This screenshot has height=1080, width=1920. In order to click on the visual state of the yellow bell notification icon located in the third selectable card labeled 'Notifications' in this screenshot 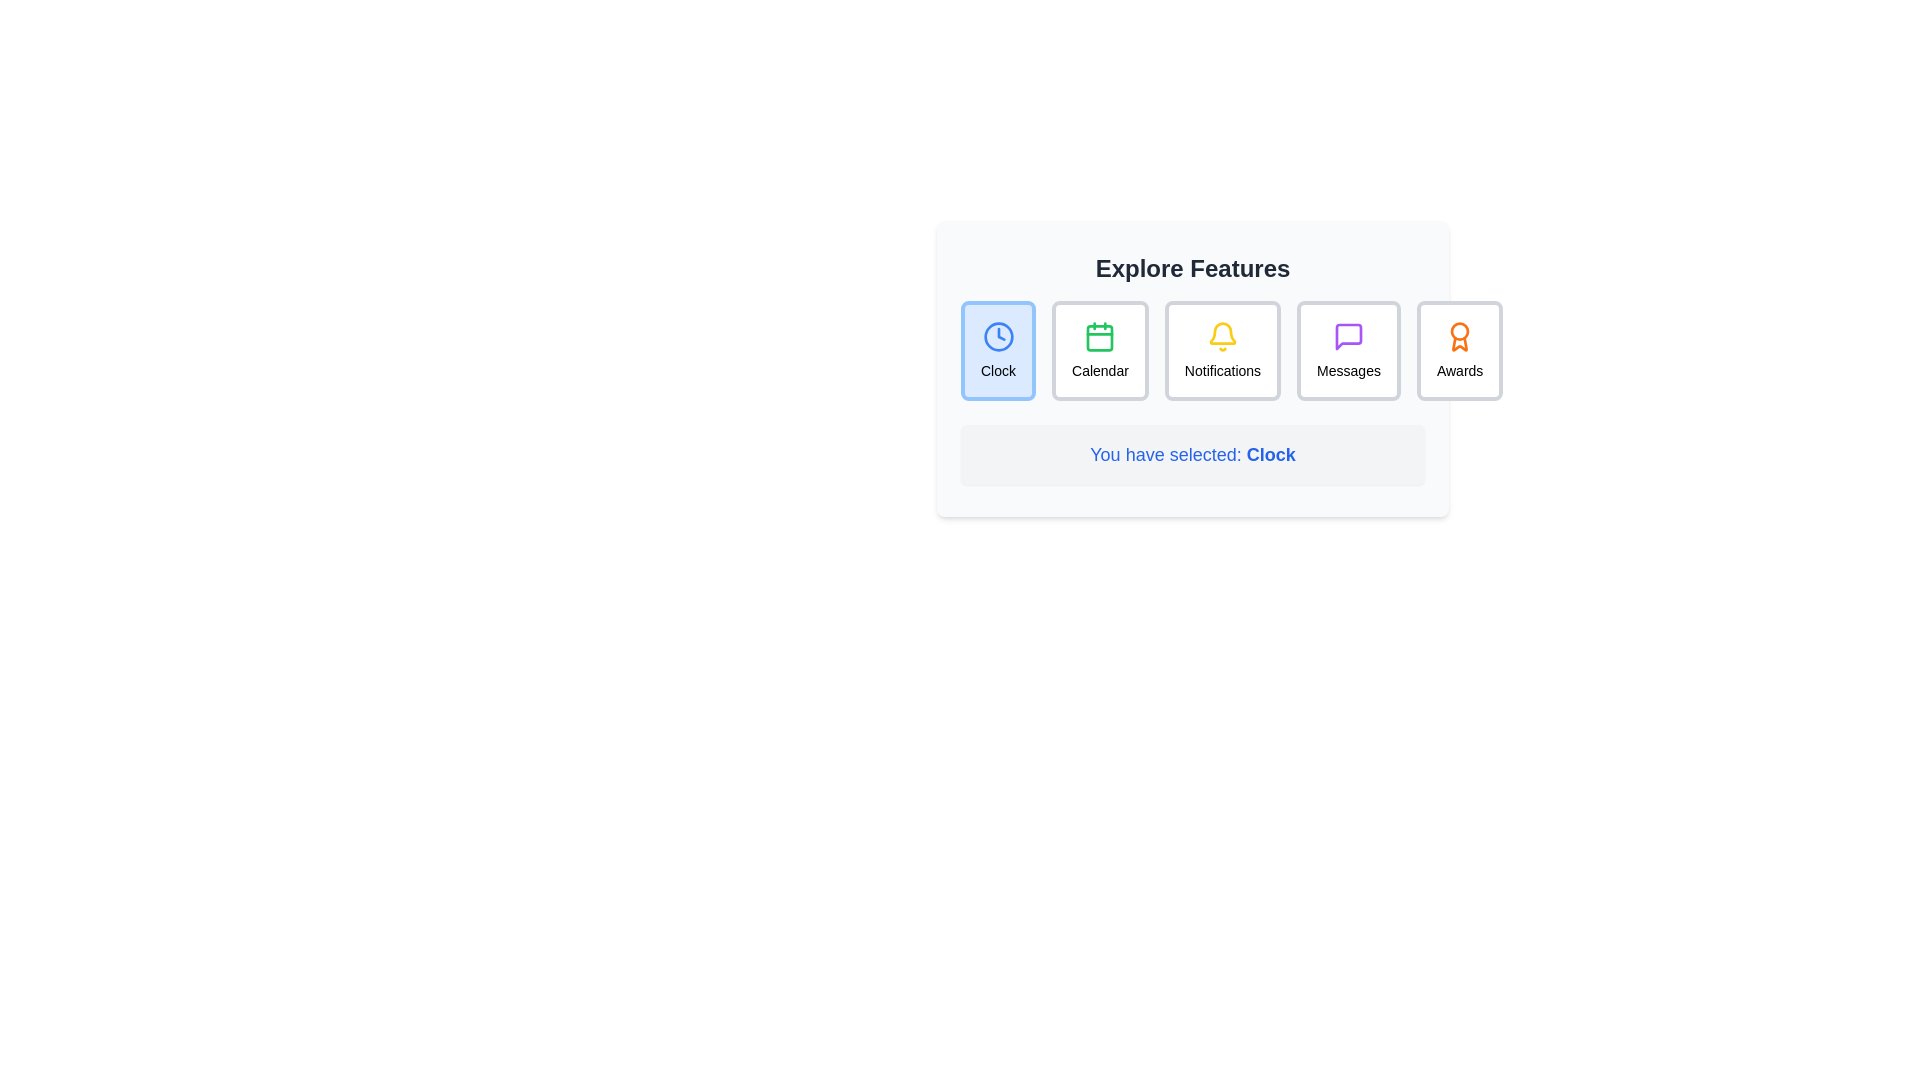, I will do `click(1222, 332)`.